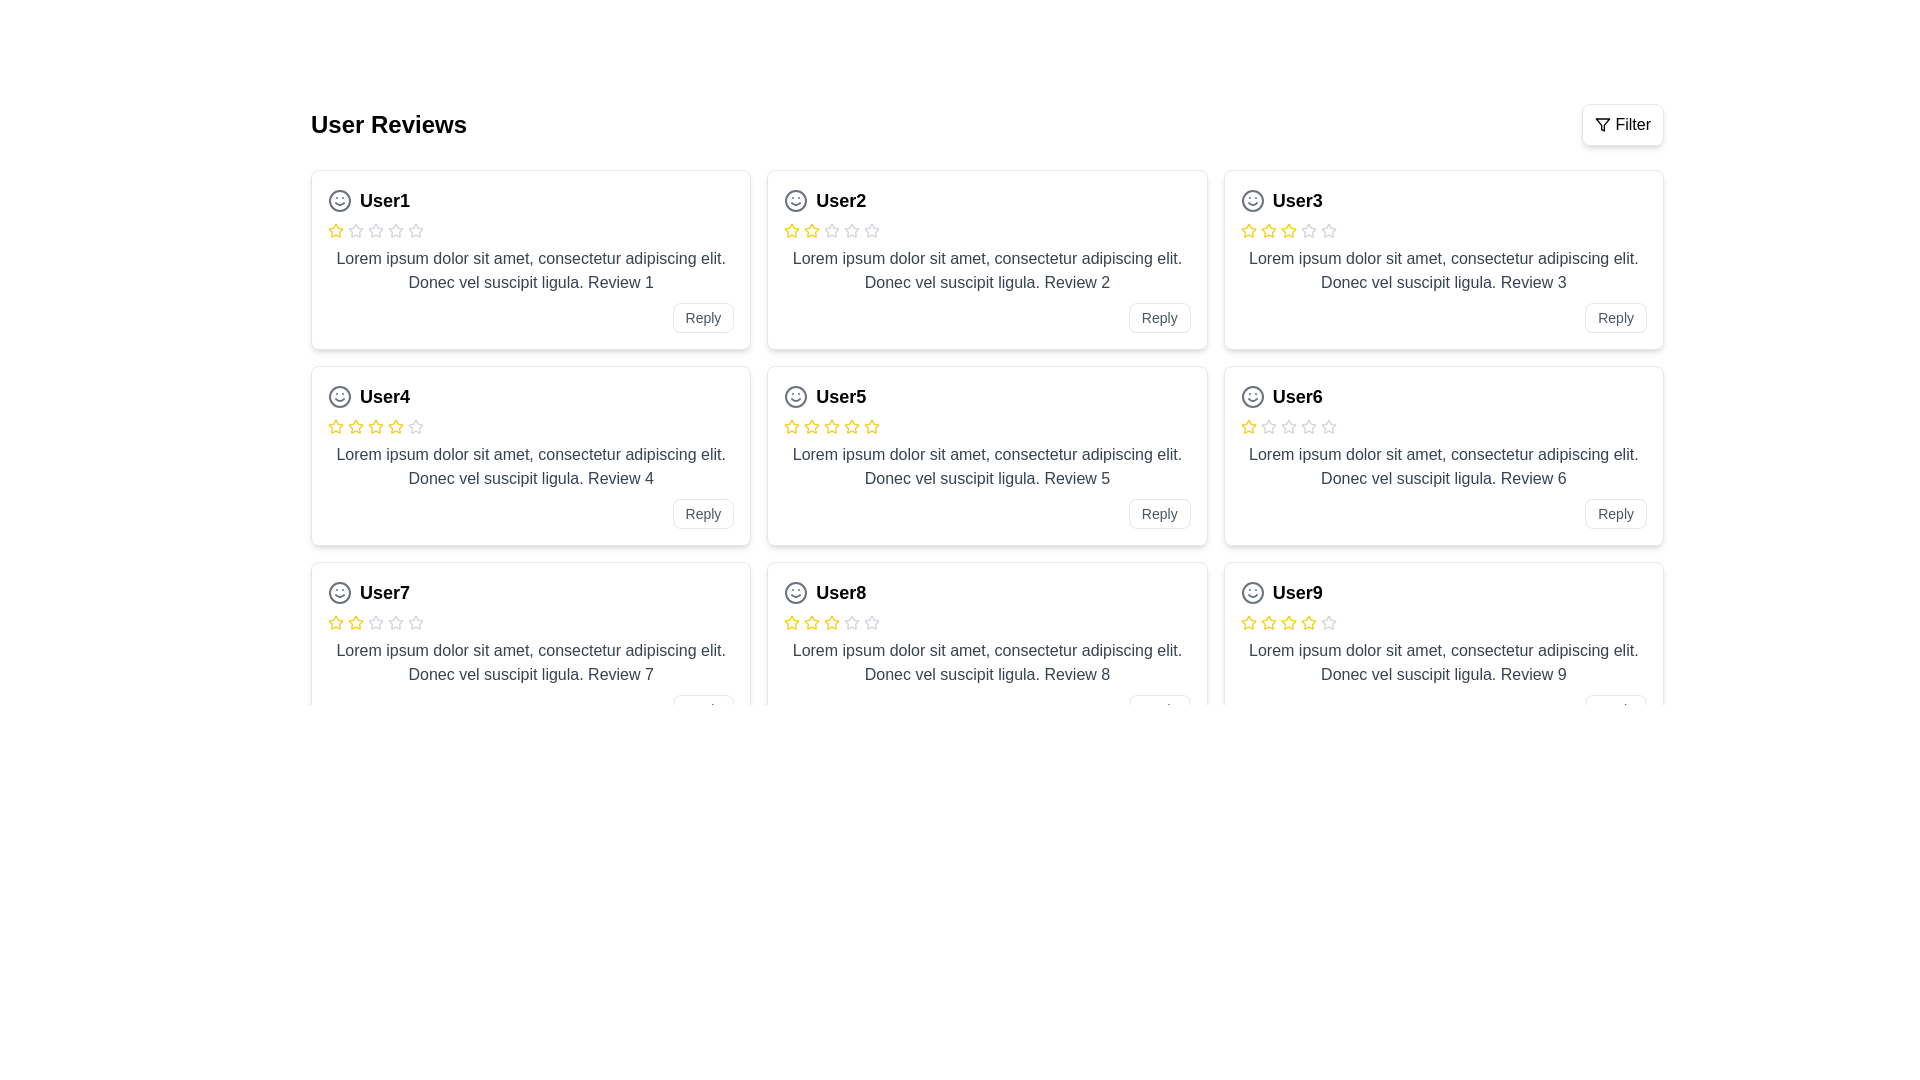 Image resolution: width=1920 pixels, height=1080 pixels. I want to click on the sixth gray star-shaped rating icon under the heading 'User8' in the review card grid, so click(852, 622).